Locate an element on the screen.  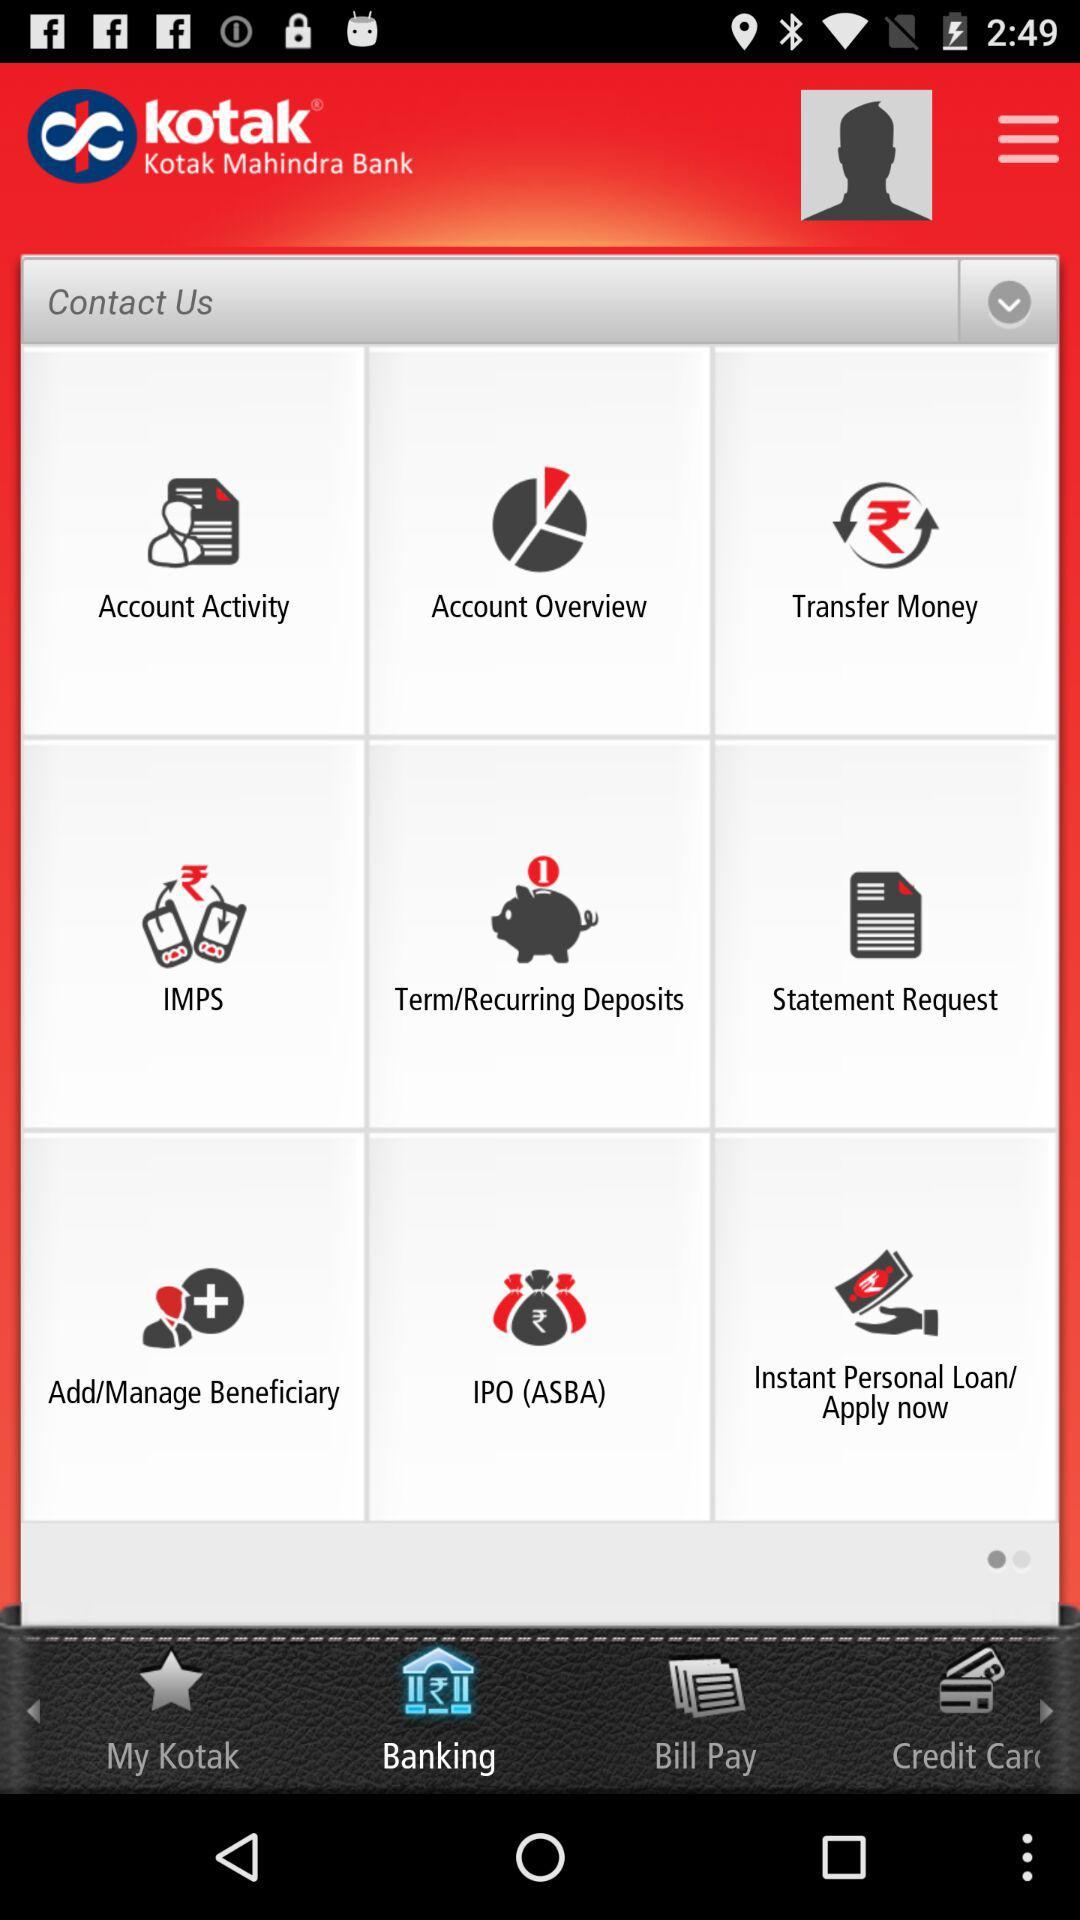
the button under contact us is located at coordinates (193, 521).